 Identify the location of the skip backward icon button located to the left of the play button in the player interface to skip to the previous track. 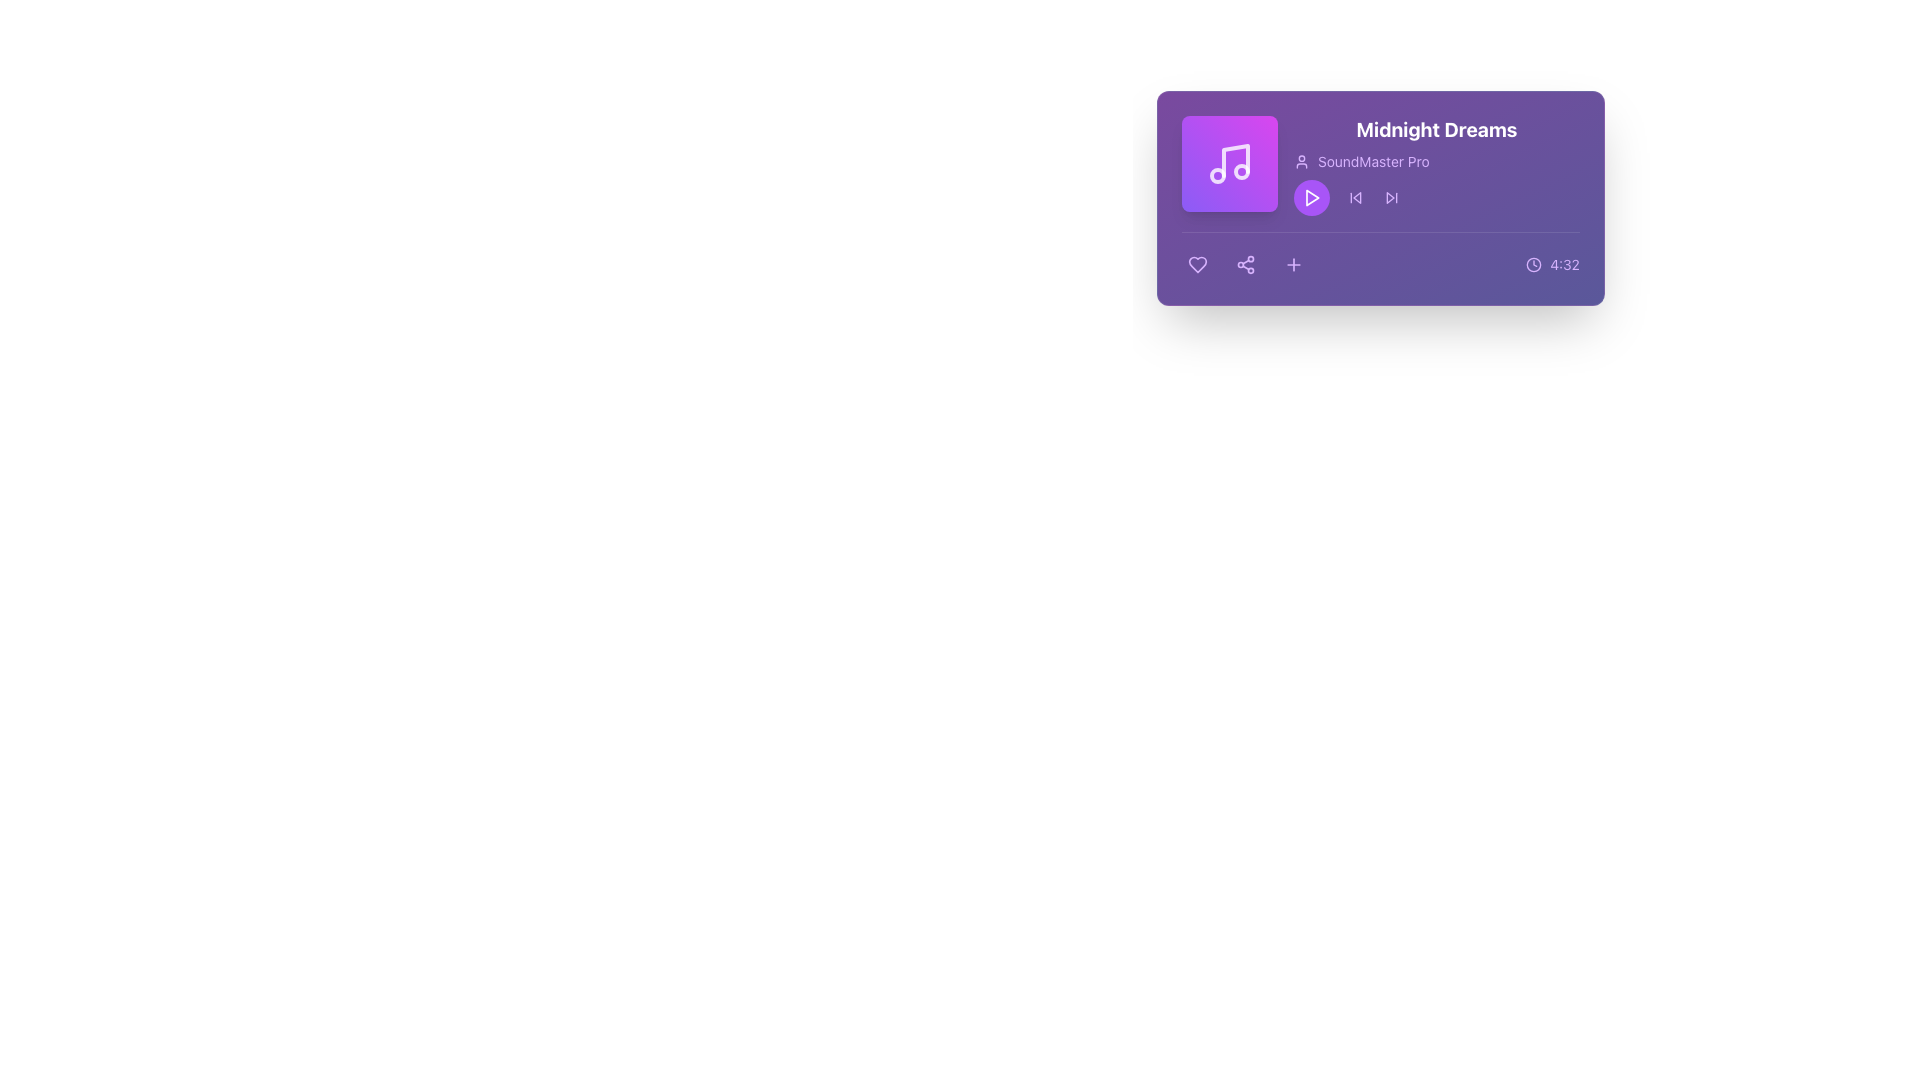
(1356, 197).